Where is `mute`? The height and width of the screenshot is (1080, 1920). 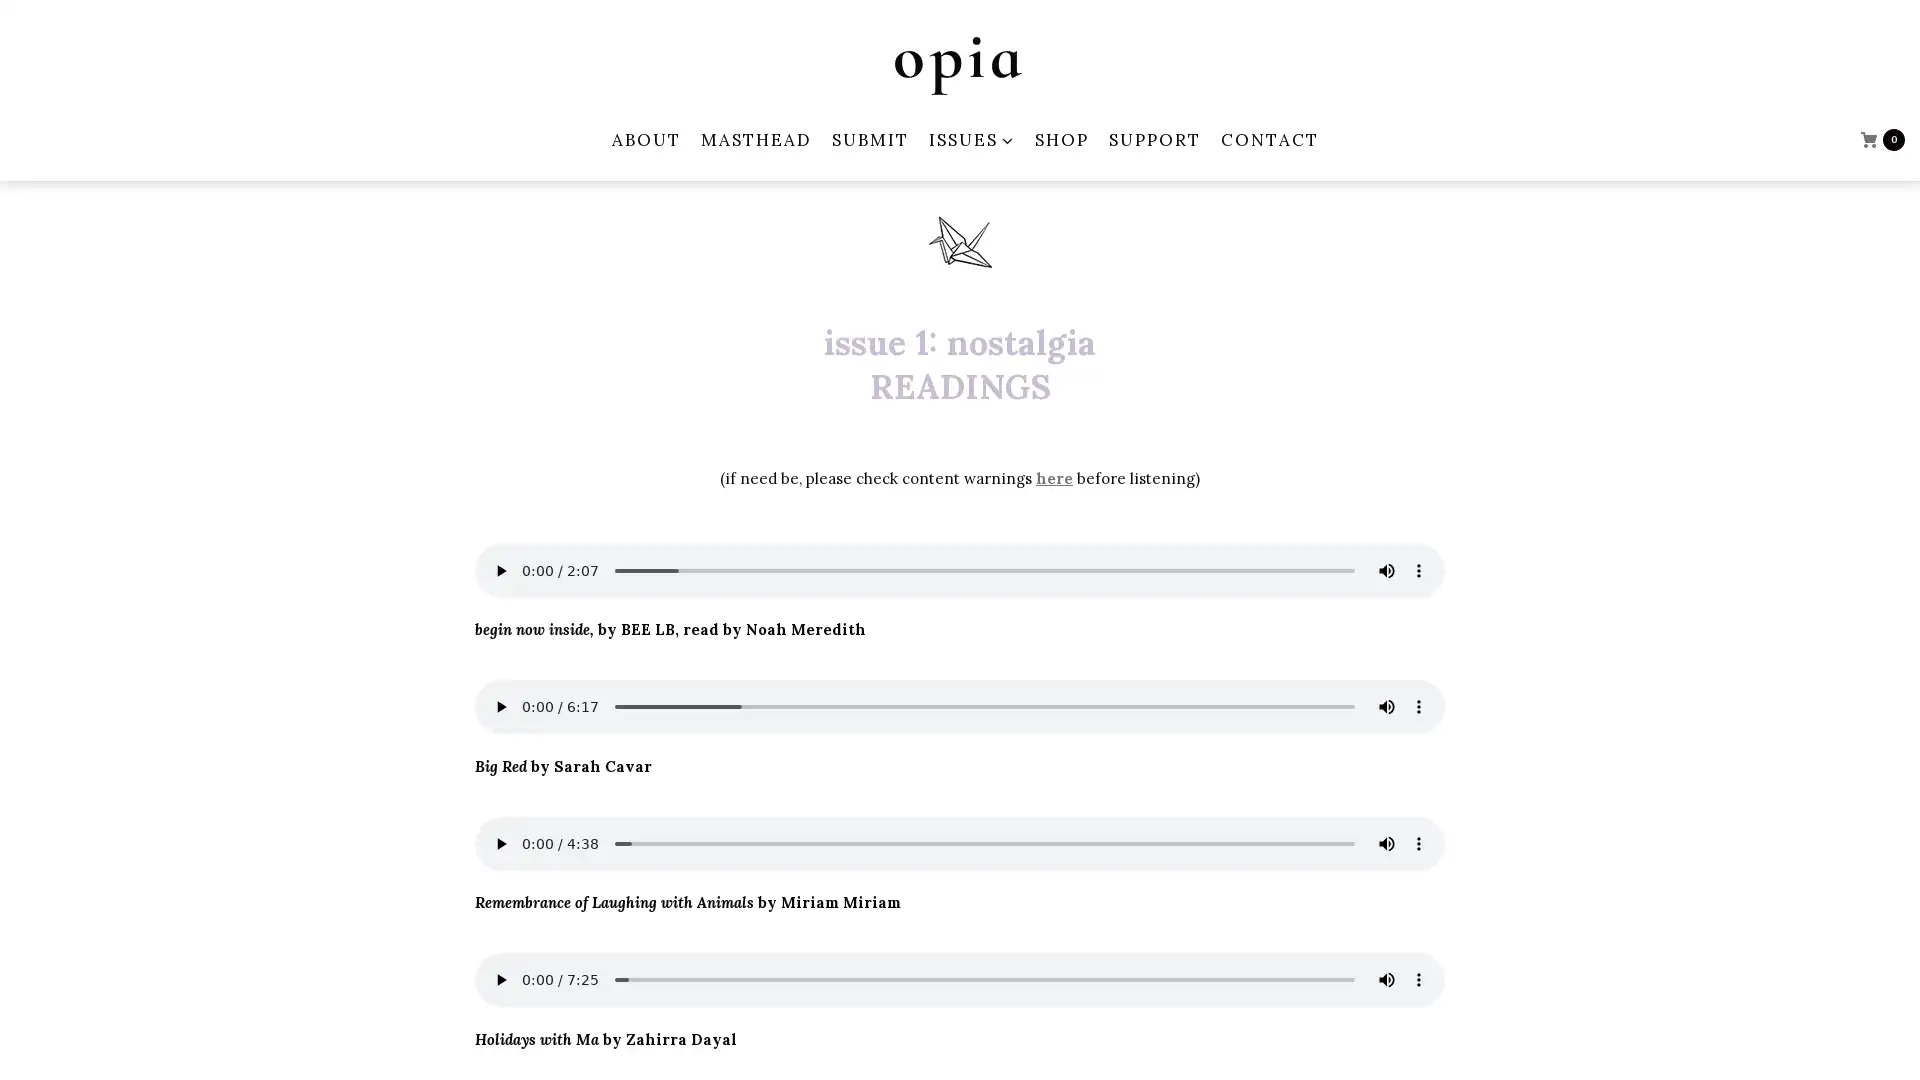 mute is located at coordinates (1386, 978).